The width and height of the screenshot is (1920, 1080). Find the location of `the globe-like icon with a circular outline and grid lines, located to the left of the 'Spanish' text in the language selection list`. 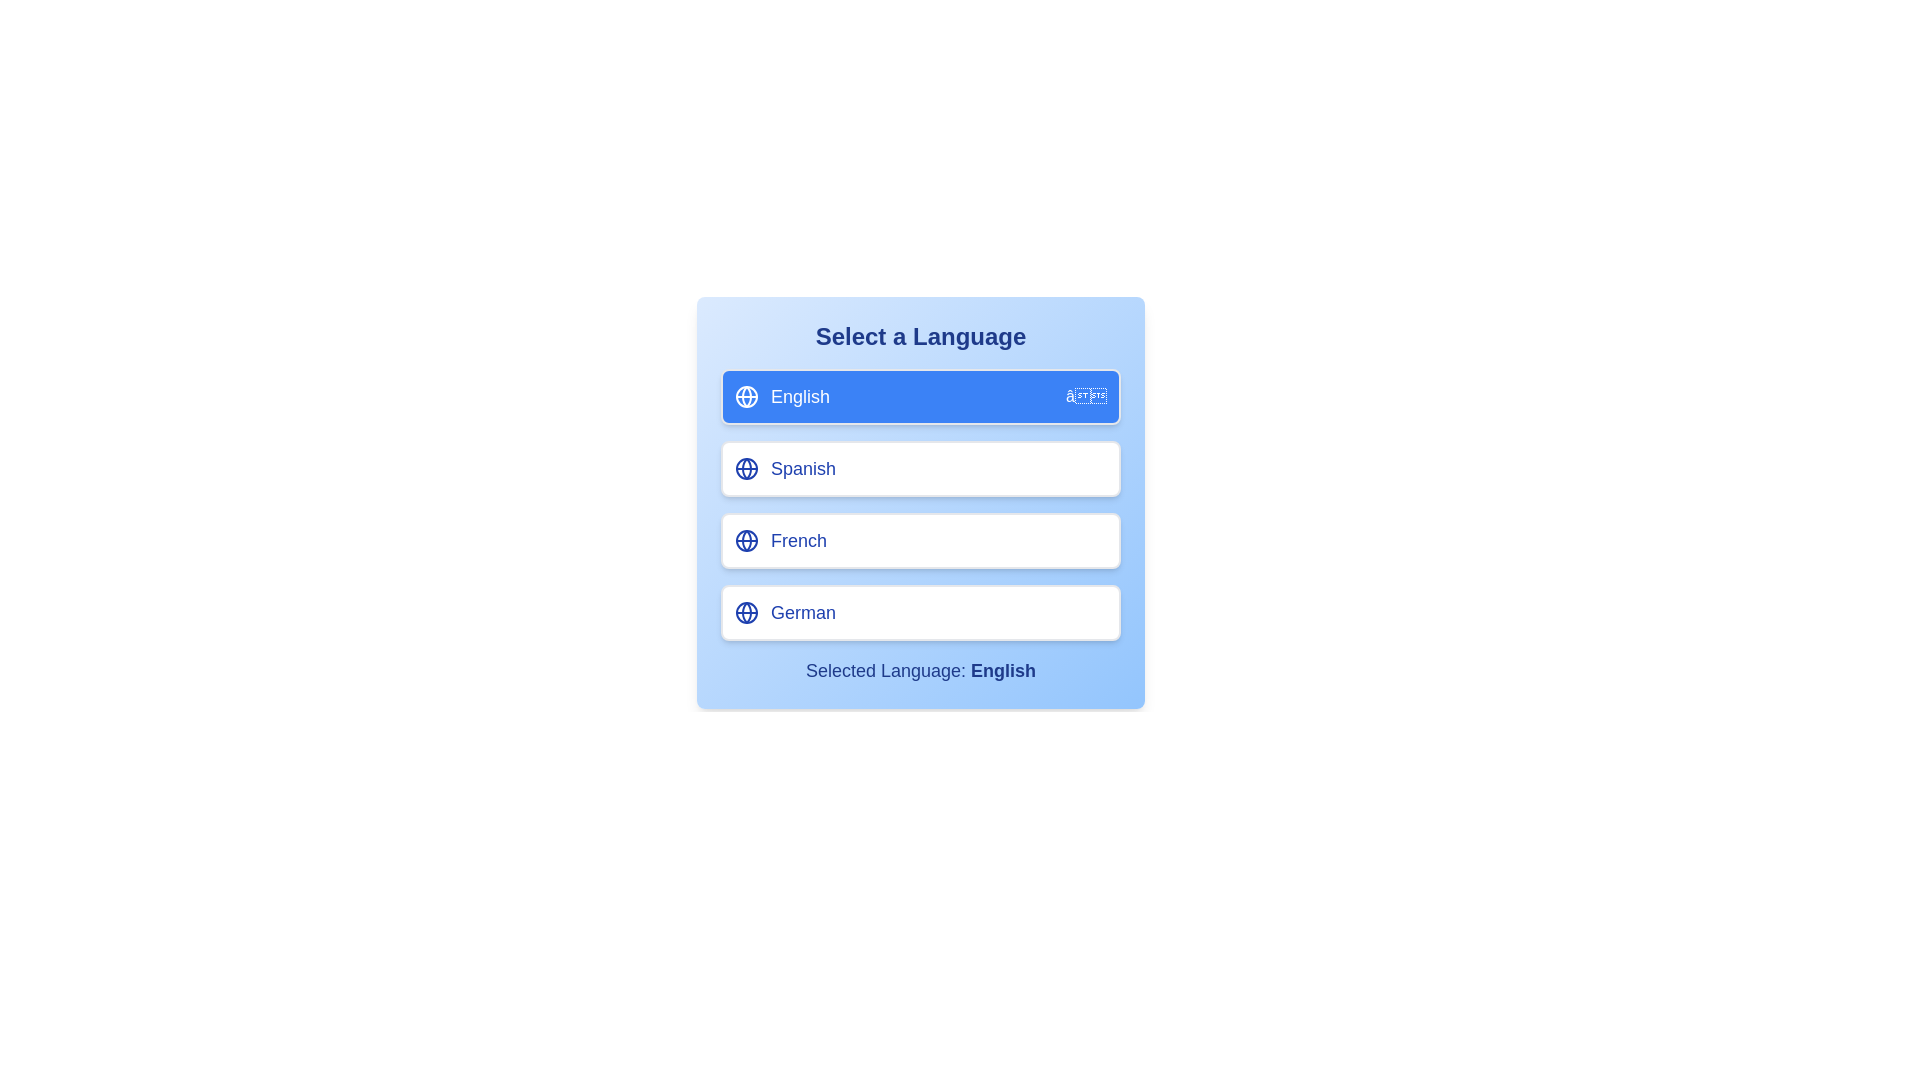

the globe-like icon with a circular outline and grid lines, located to the left of the 'Spanish' text in the language selection list is located at coordinates (746, 469).